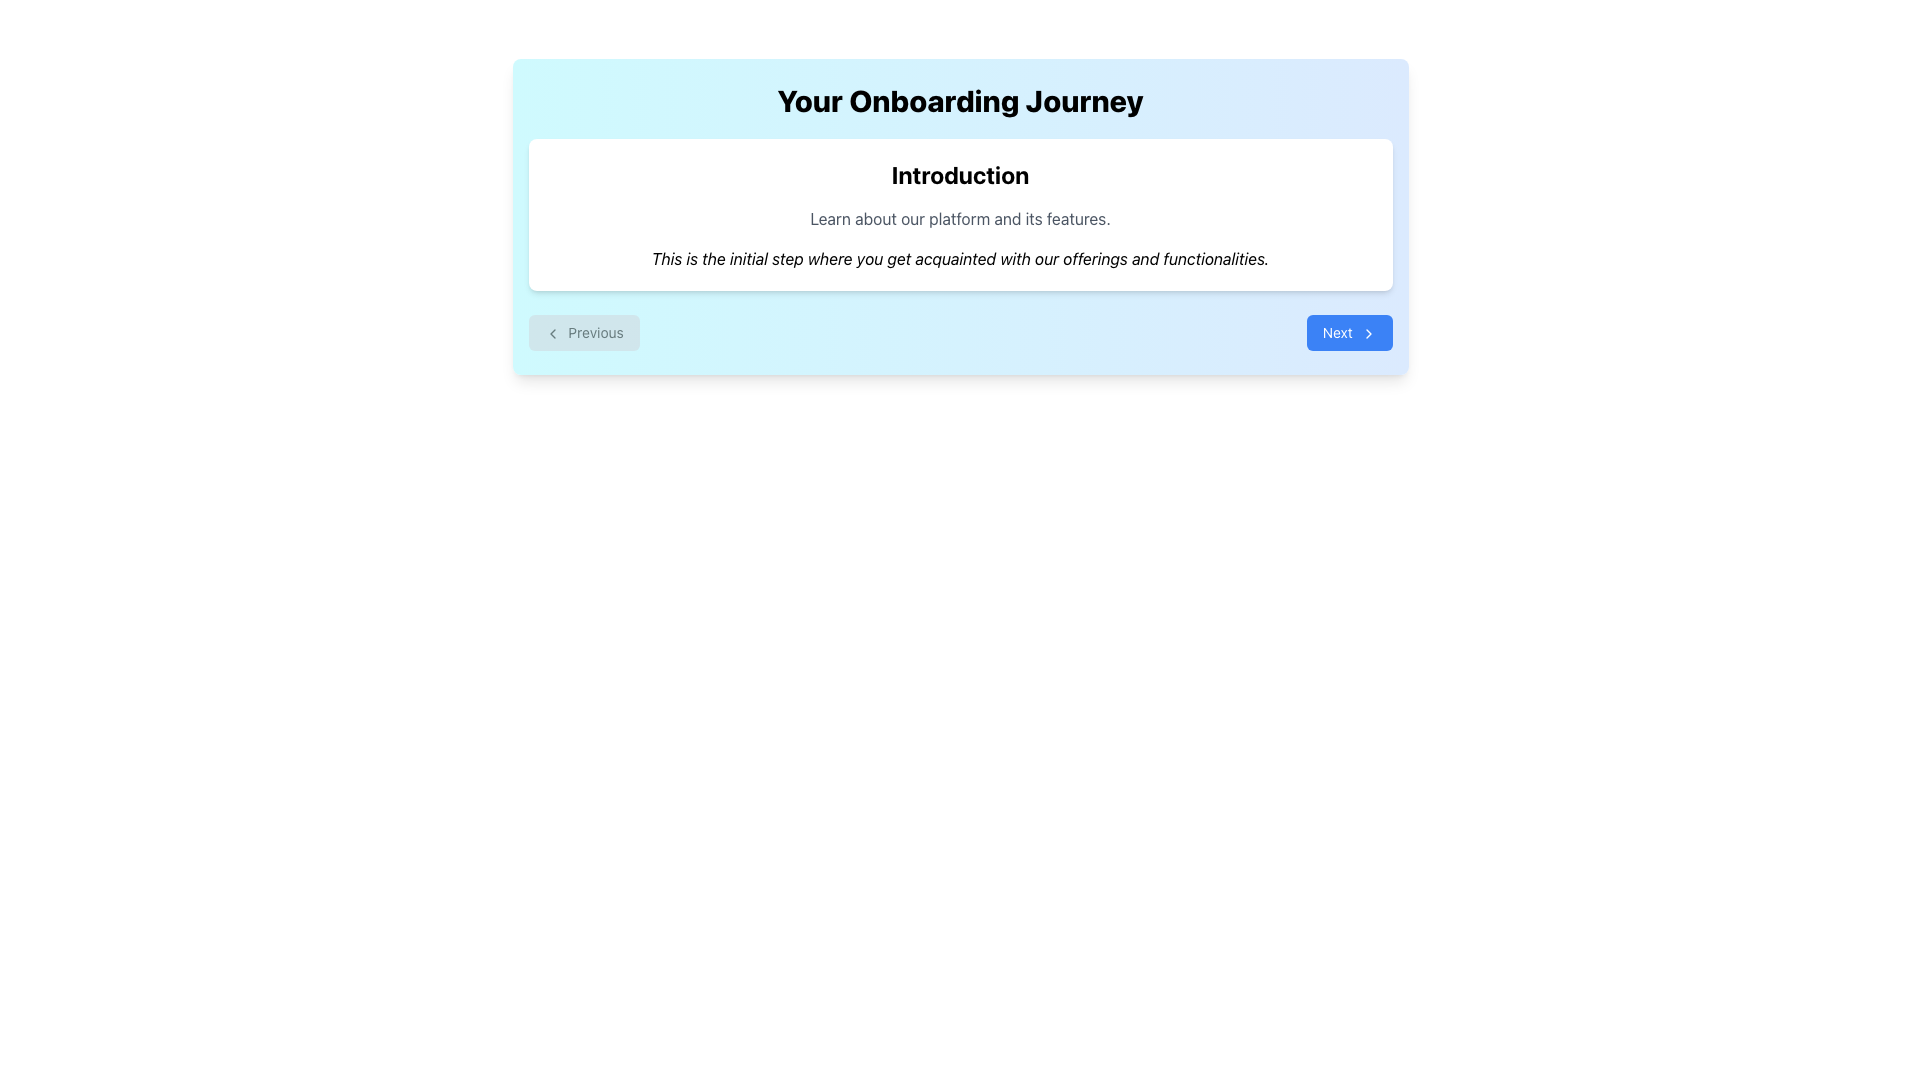  What do you see at coordinates (552, 333) in the screenshot?
I see `the 'Previous' button, which contains a left-facing arrow icon` at bounding box center [552, 333].